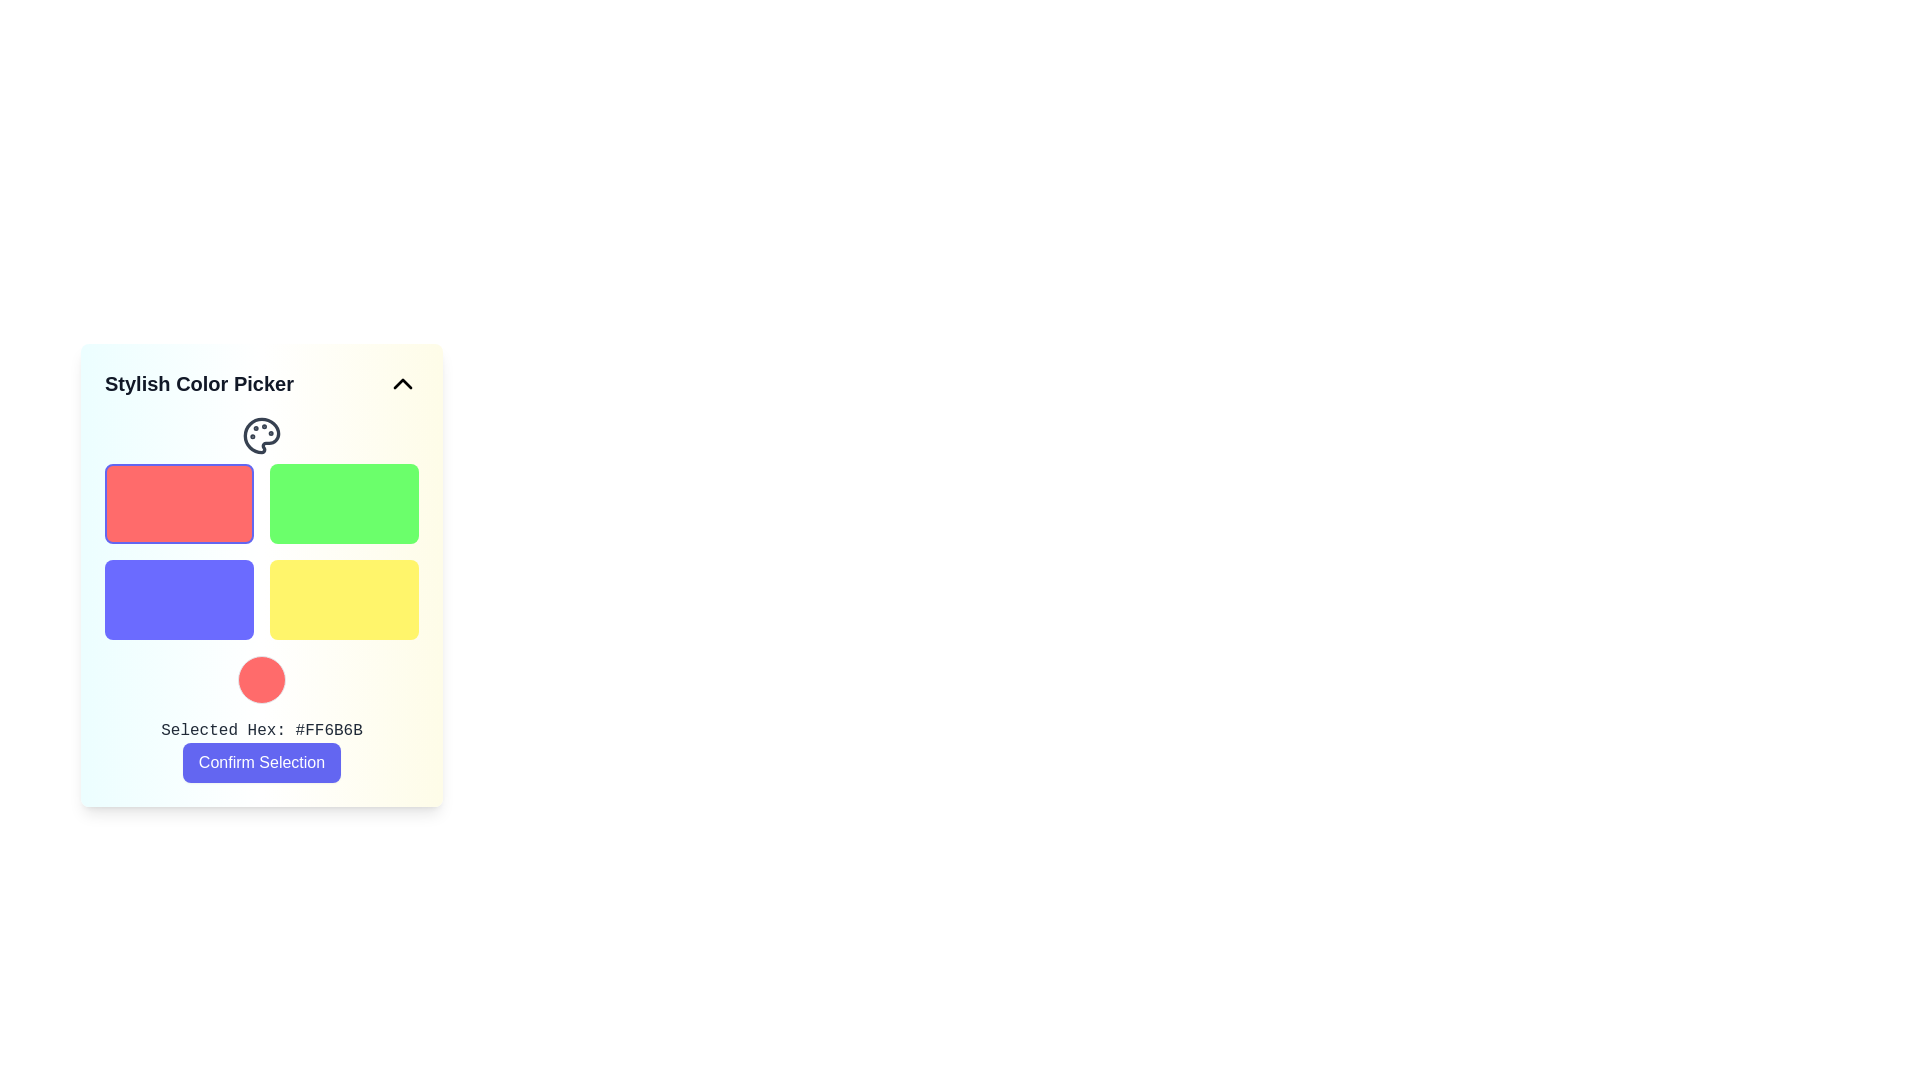 The height and width of the screenshot is (1080, 1920). Describe the element at coordinates (261, 763) in the screenshot. I see `the rectangular button with a blue background and white text that reads 'Confirm Selection' to provide interaction feedback` at that location.